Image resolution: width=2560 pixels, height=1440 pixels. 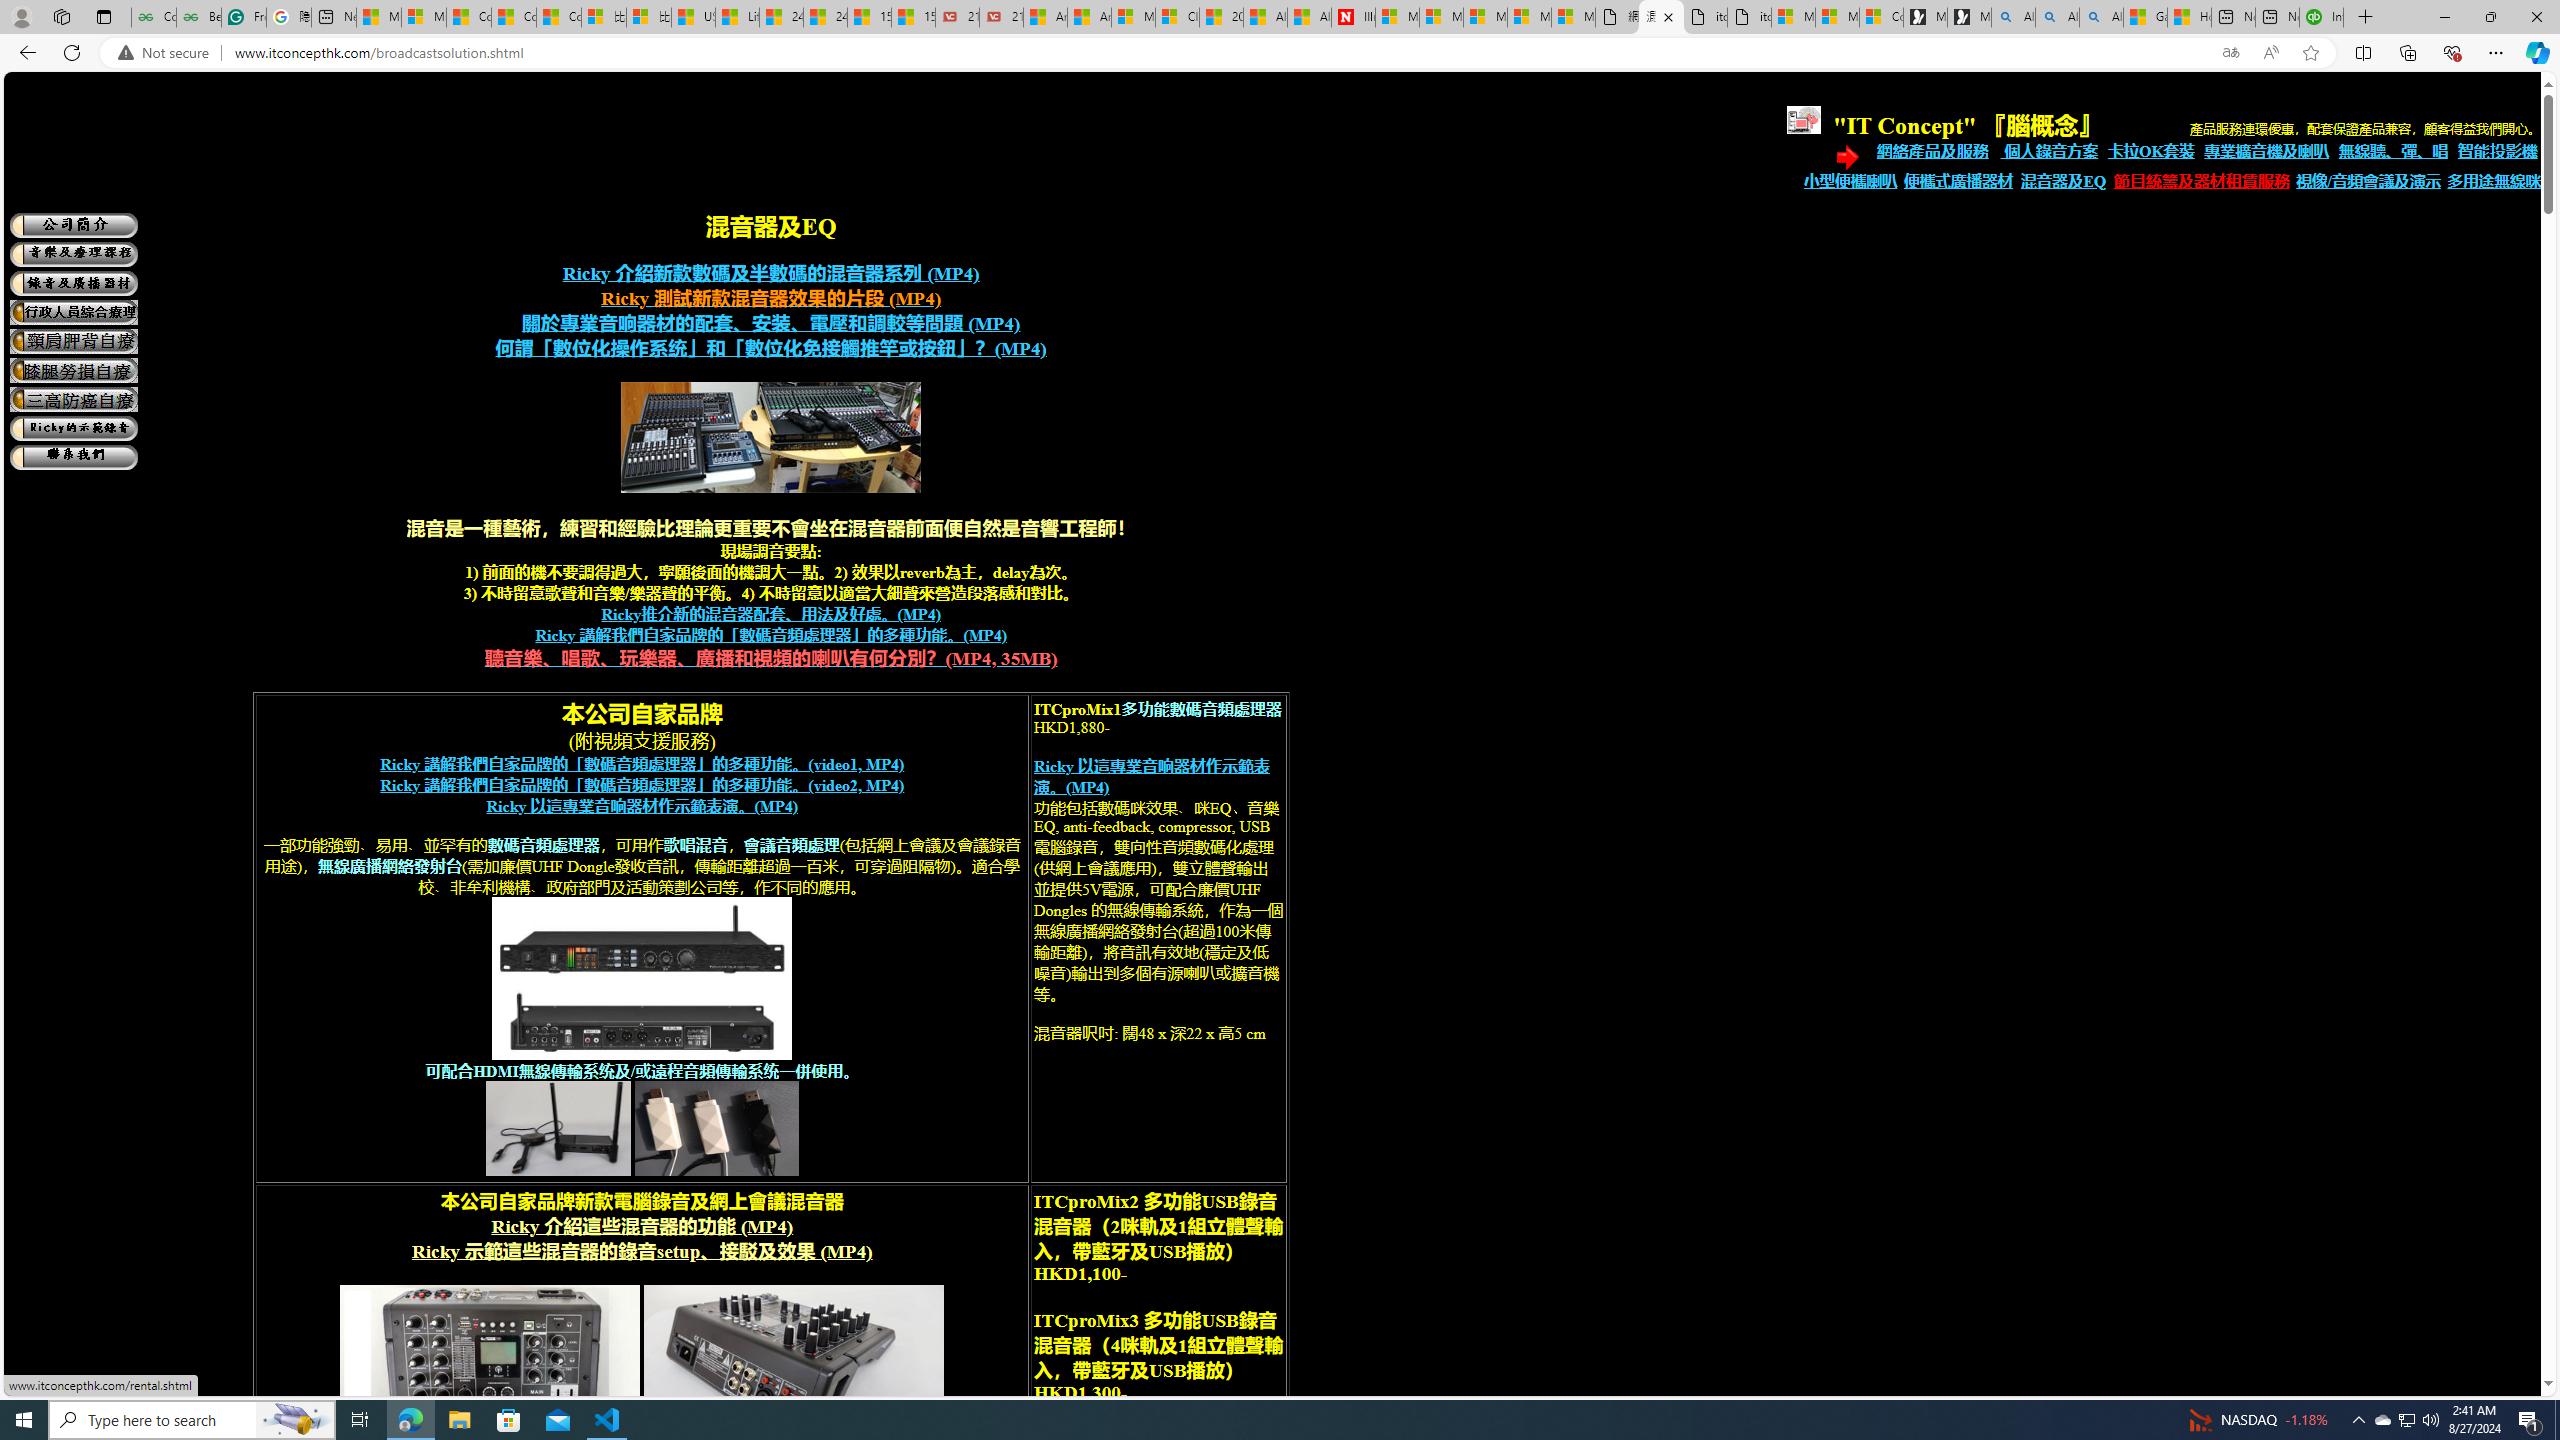 What do you see at coordinates (999, 16) in the screenshot?
I see `'21 Movies That Outdid the Books They Were Based On'` at bounding box center [999, 16].